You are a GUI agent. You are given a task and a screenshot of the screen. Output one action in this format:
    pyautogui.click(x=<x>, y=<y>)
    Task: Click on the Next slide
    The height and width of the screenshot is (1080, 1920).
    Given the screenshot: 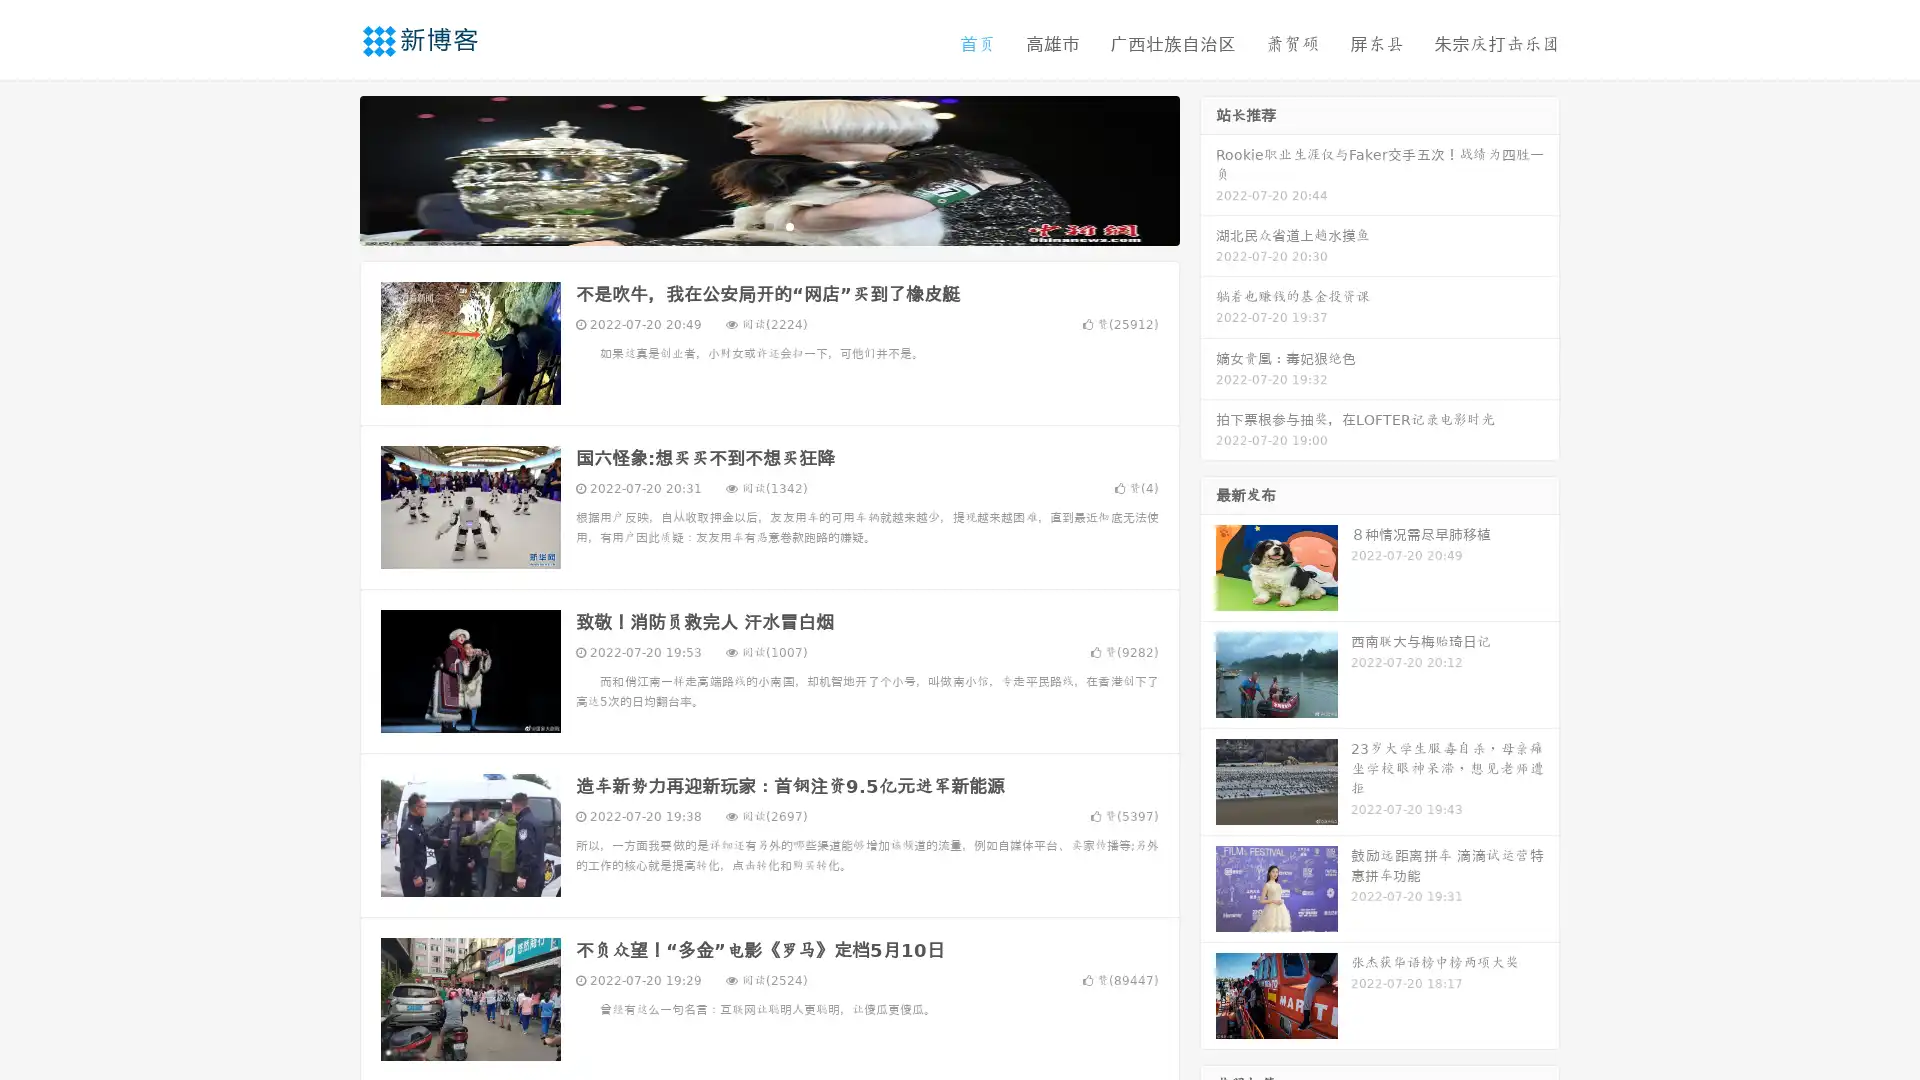 What is the action you would take?
    pyautogui.click(x=1208, y=168)
    